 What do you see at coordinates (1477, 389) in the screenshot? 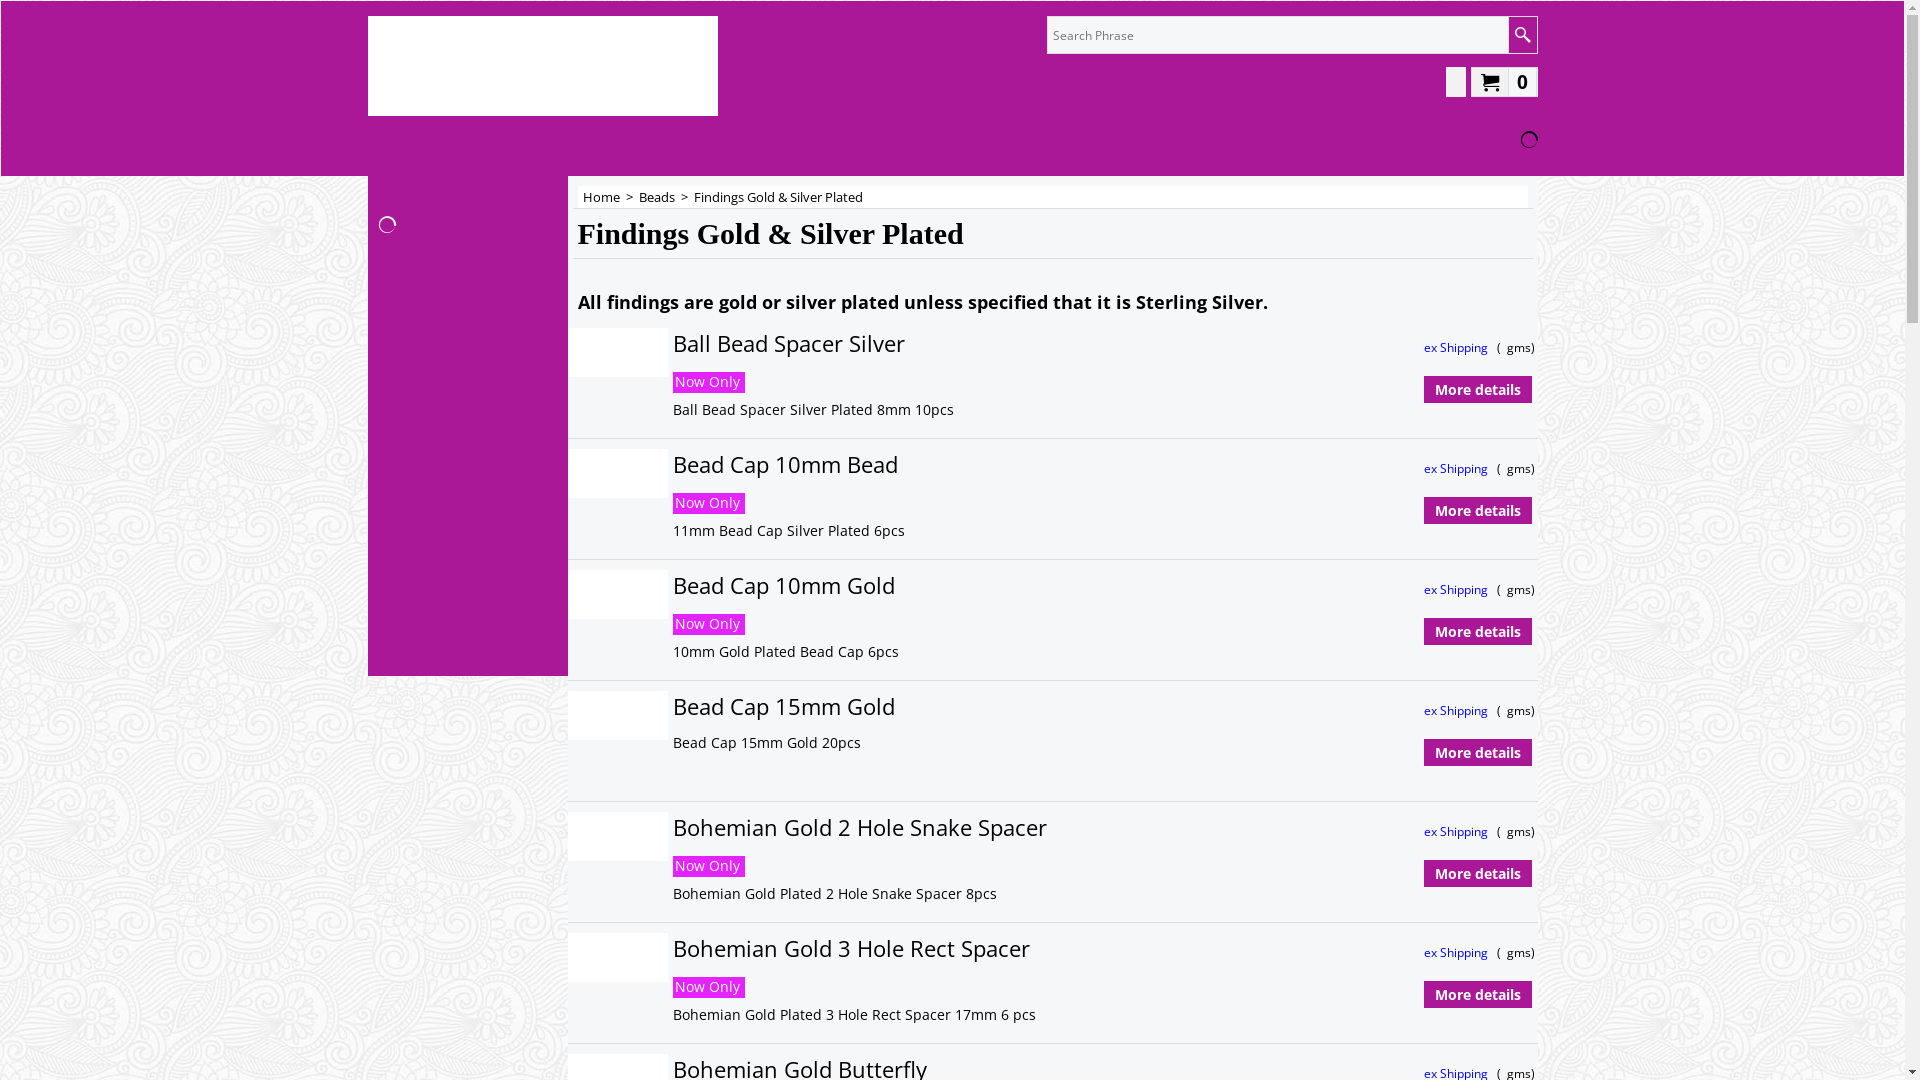
I see `'More details'` at bounding box center [1477, 389].